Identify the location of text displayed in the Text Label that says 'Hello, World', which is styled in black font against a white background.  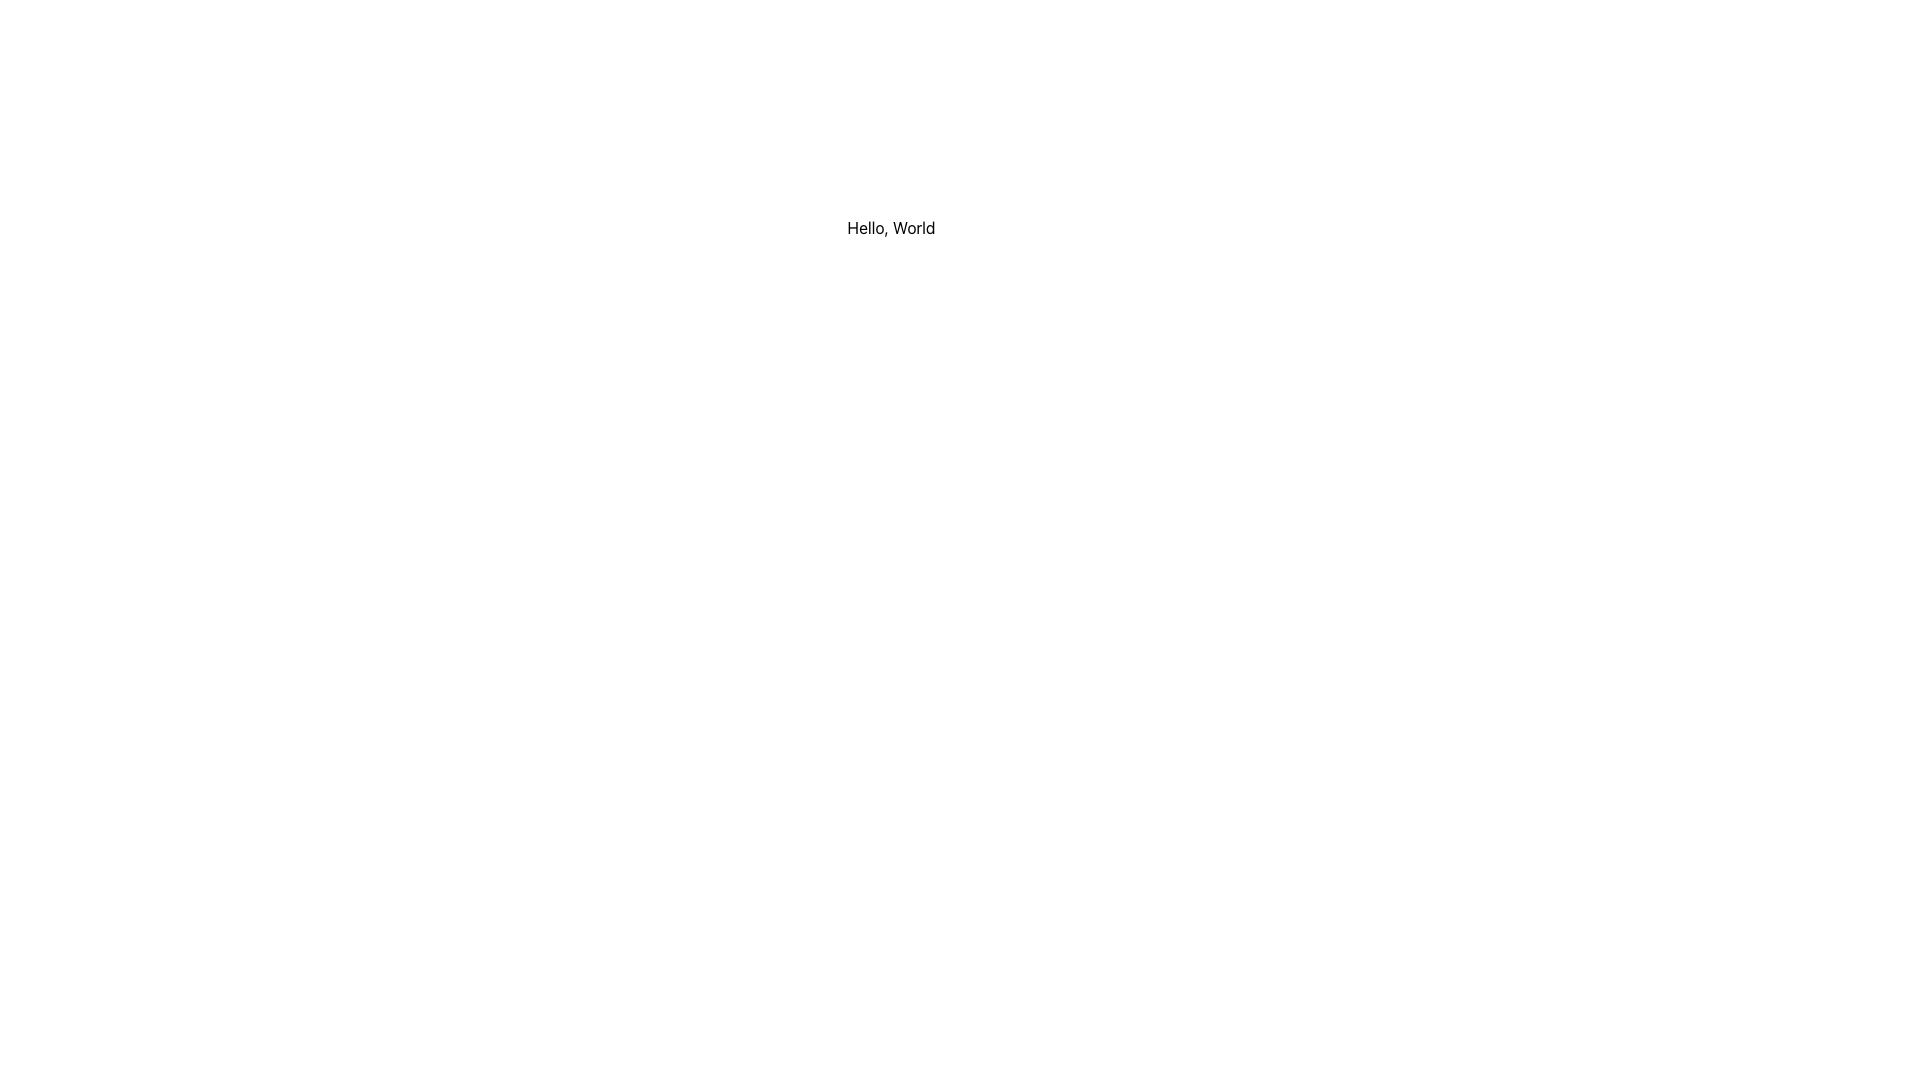
(890, 226).